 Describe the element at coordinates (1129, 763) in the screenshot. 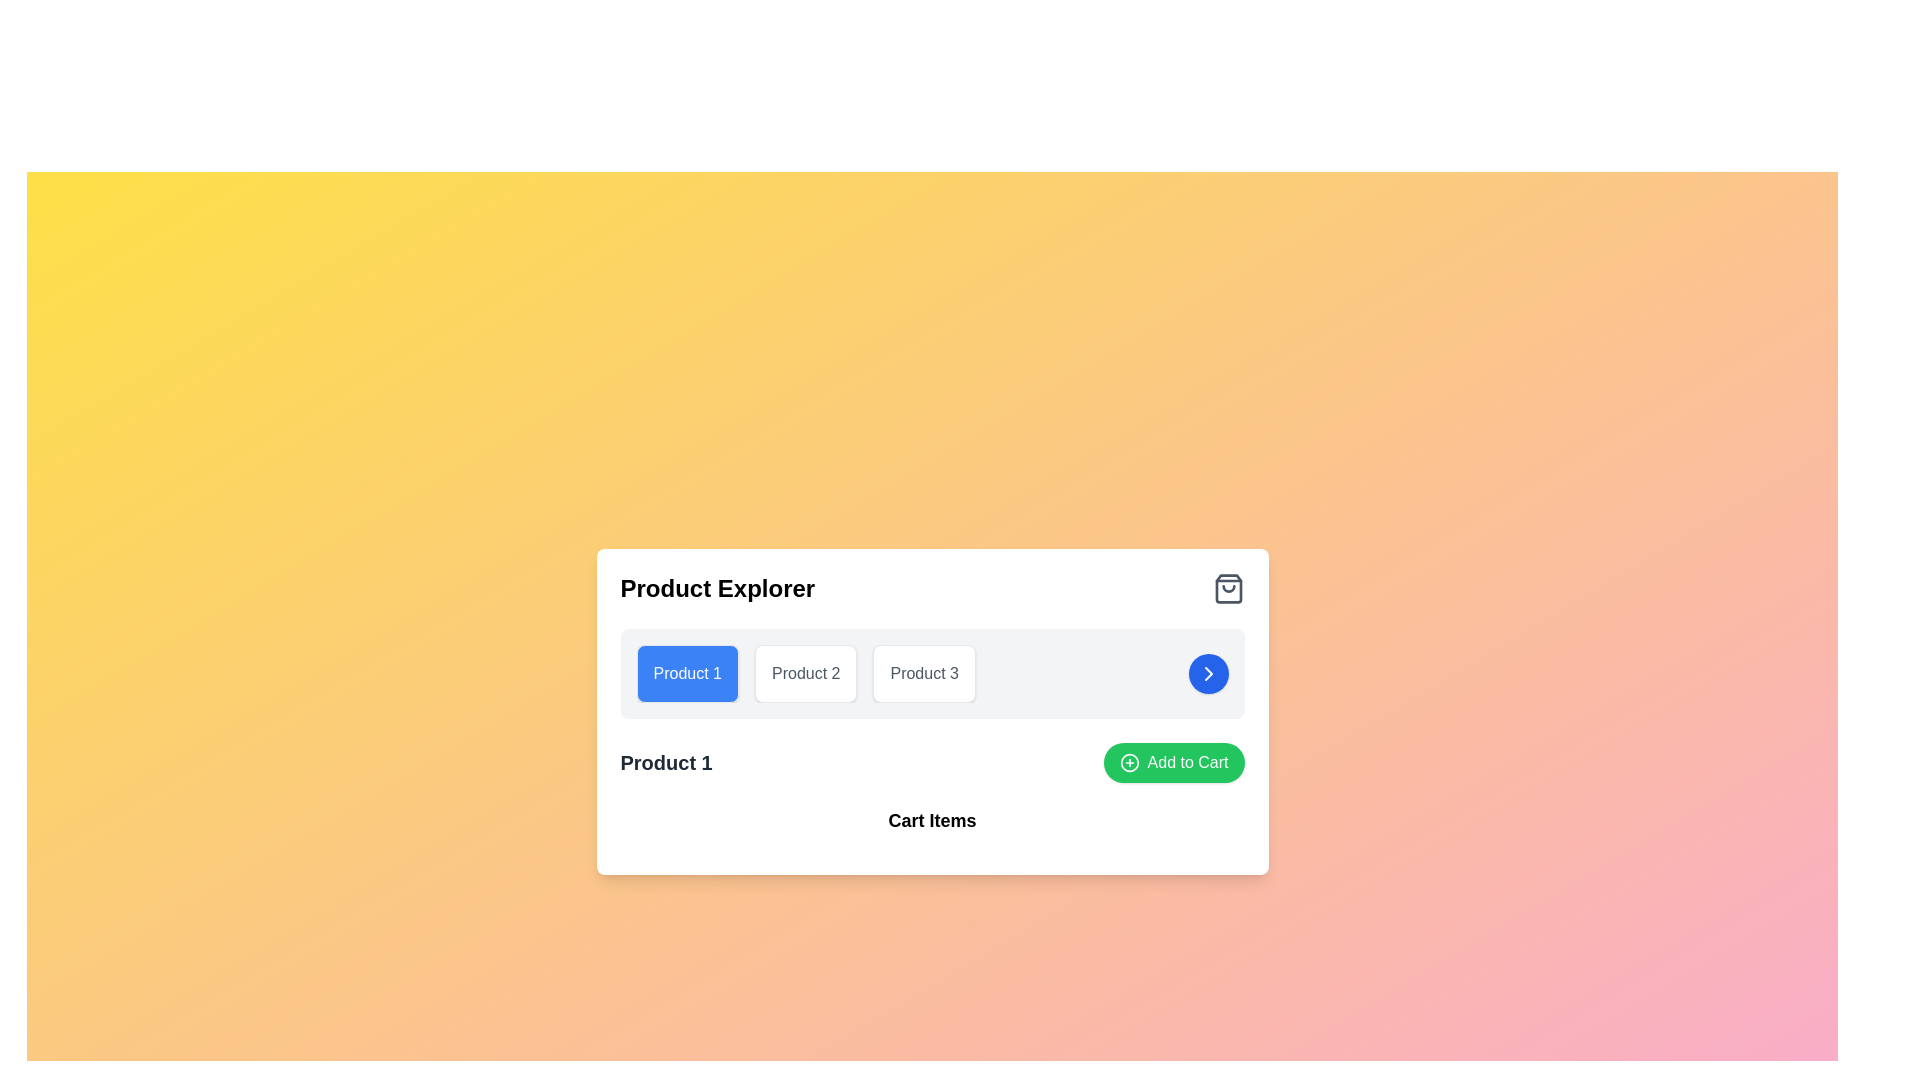

I see `the add item icon located within the green 'Add to Cart' button, positioned to the left of the button's text` at that location.